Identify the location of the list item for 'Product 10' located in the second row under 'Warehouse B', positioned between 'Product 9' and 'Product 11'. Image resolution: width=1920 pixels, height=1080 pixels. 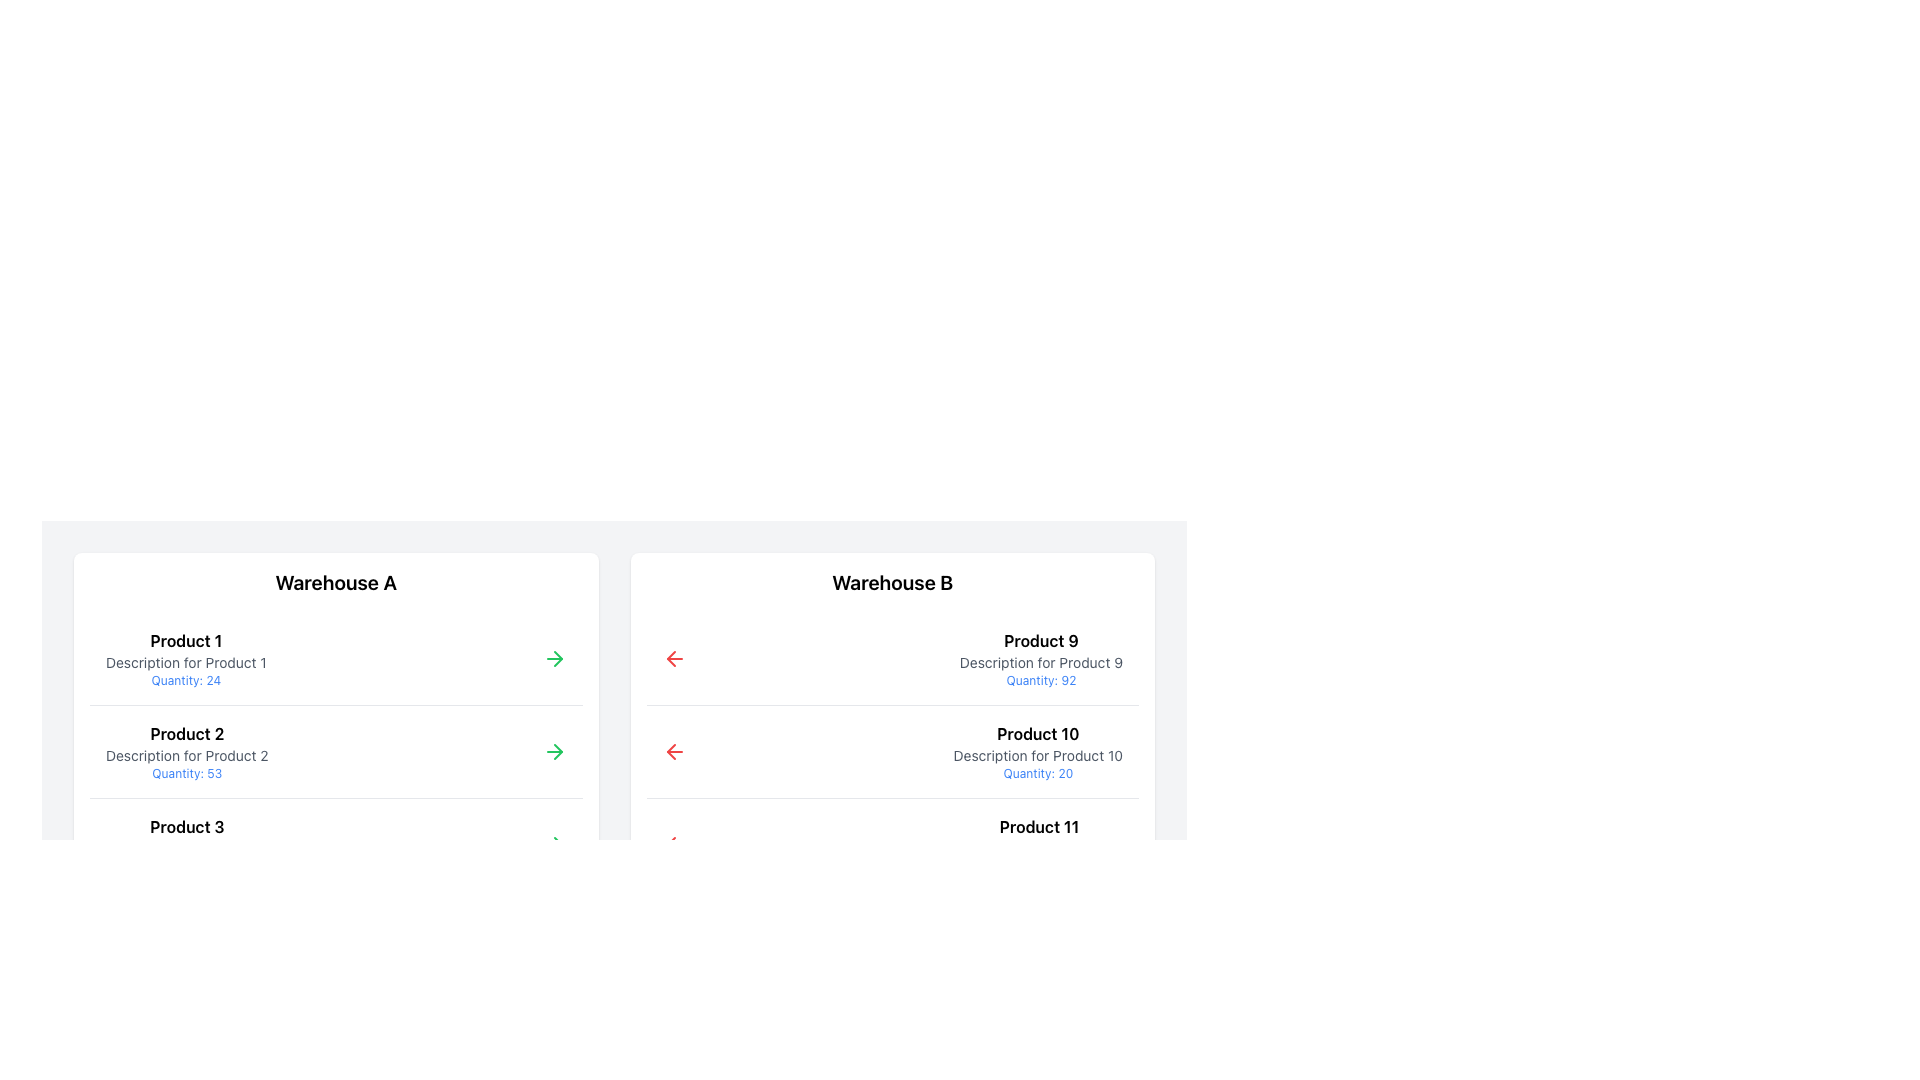
(891, 752).